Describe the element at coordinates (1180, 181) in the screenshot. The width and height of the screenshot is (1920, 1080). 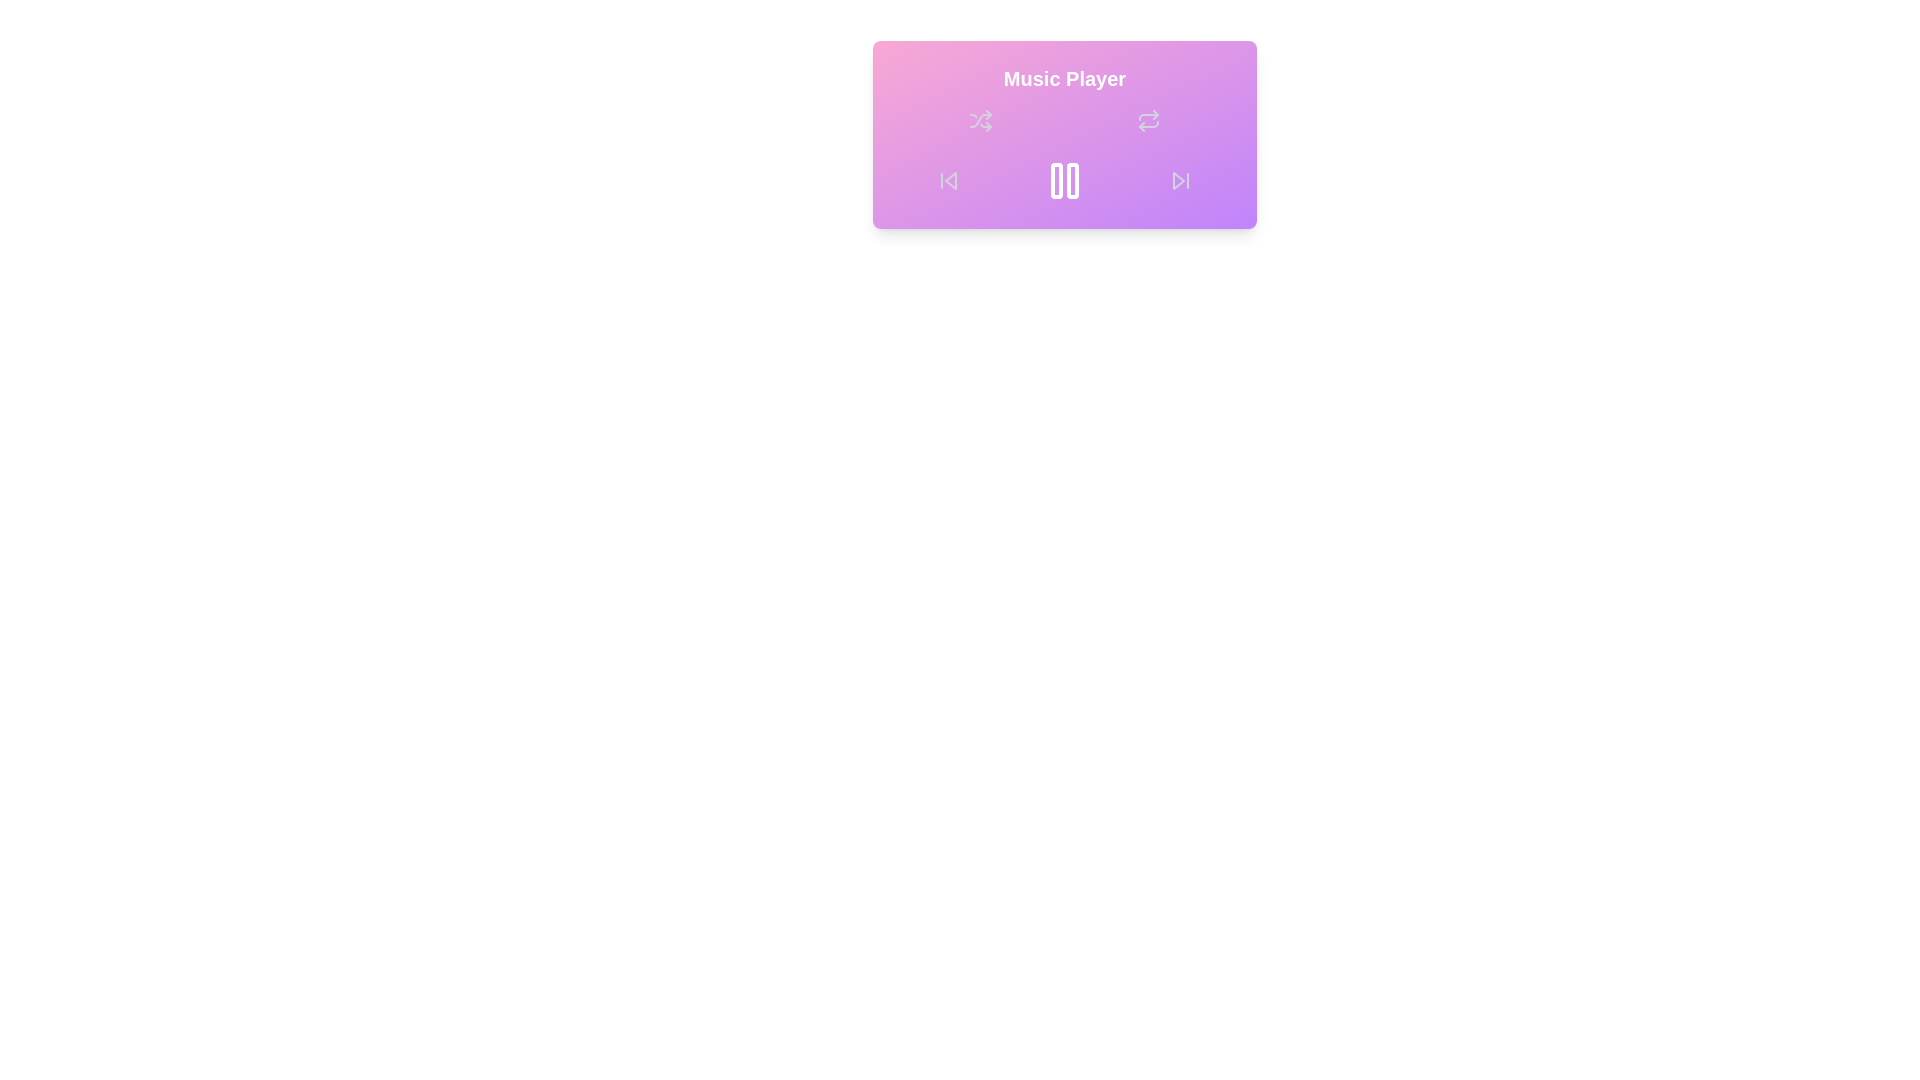
I see `the 'Skip Forward' button to skip to the next track` at that location.